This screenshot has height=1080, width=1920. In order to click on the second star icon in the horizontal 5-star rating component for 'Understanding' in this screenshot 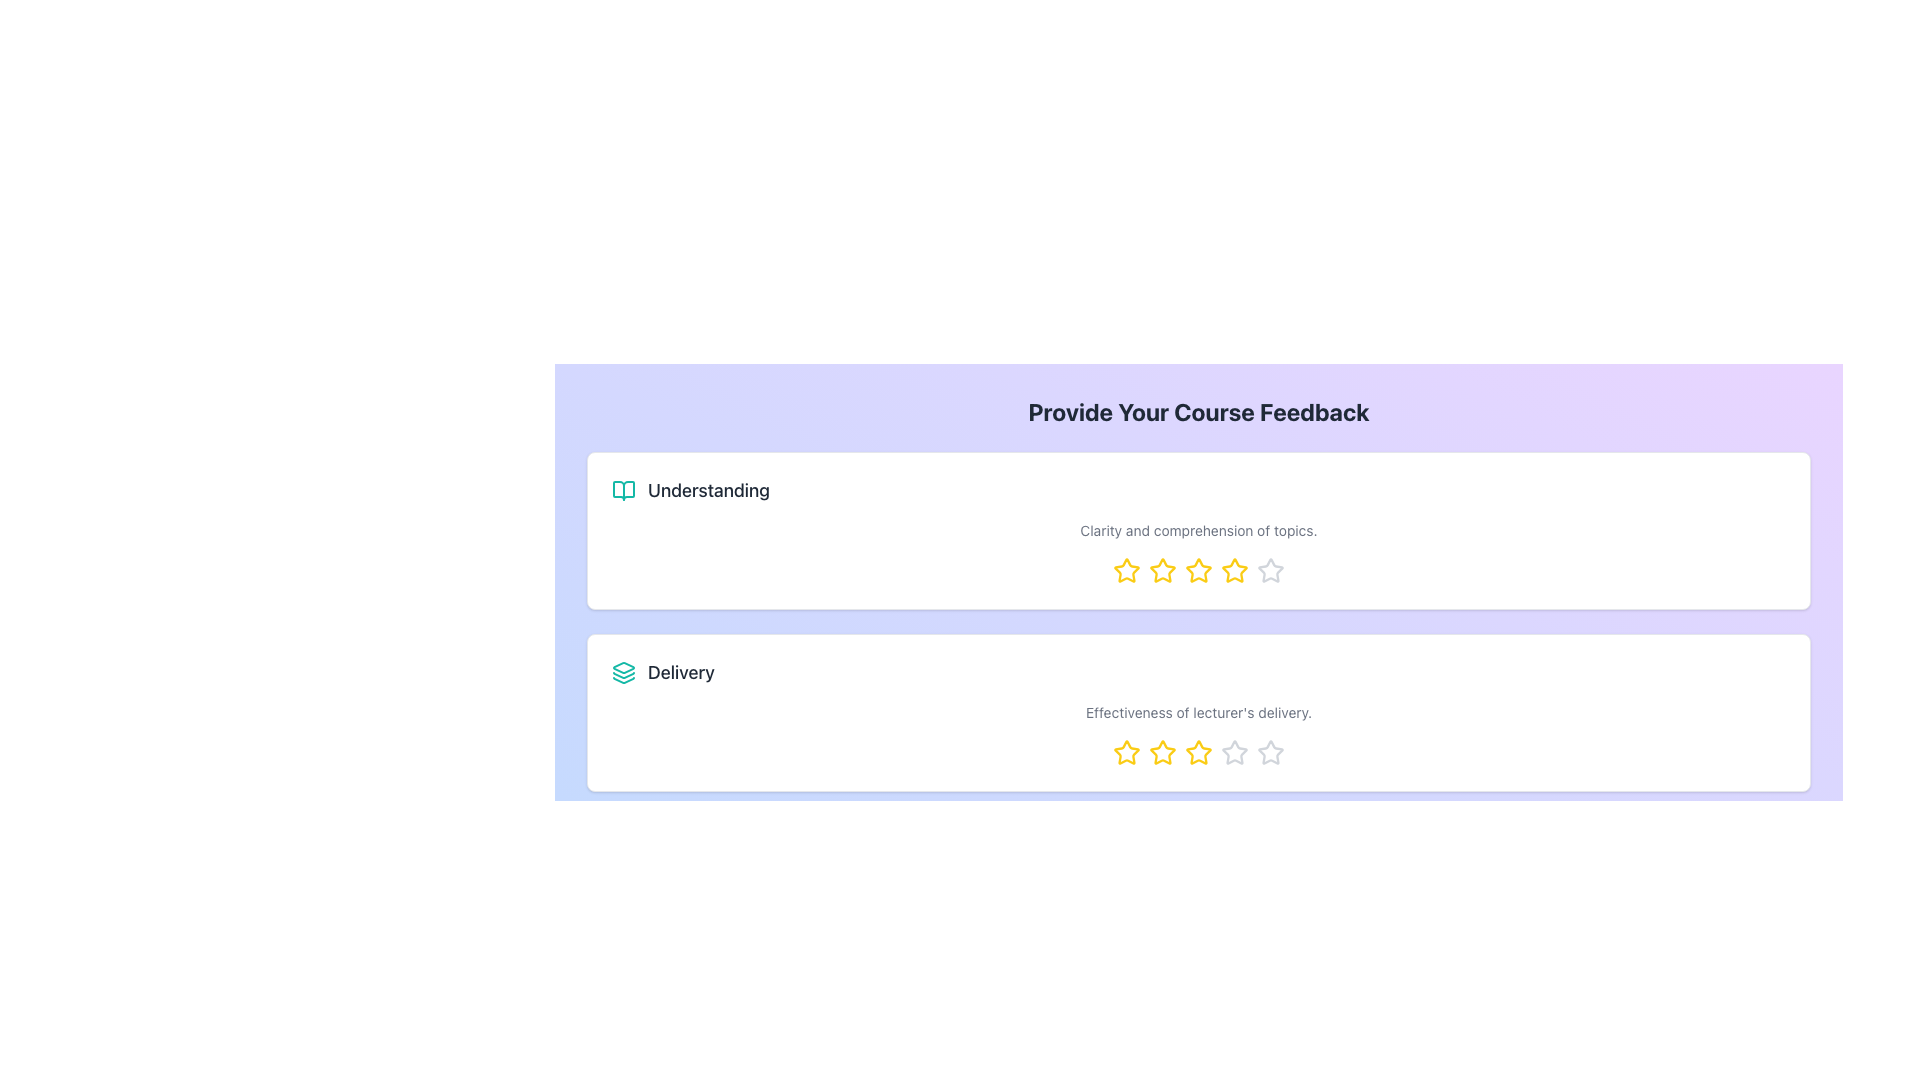, I will do `click(1127, 570)`.